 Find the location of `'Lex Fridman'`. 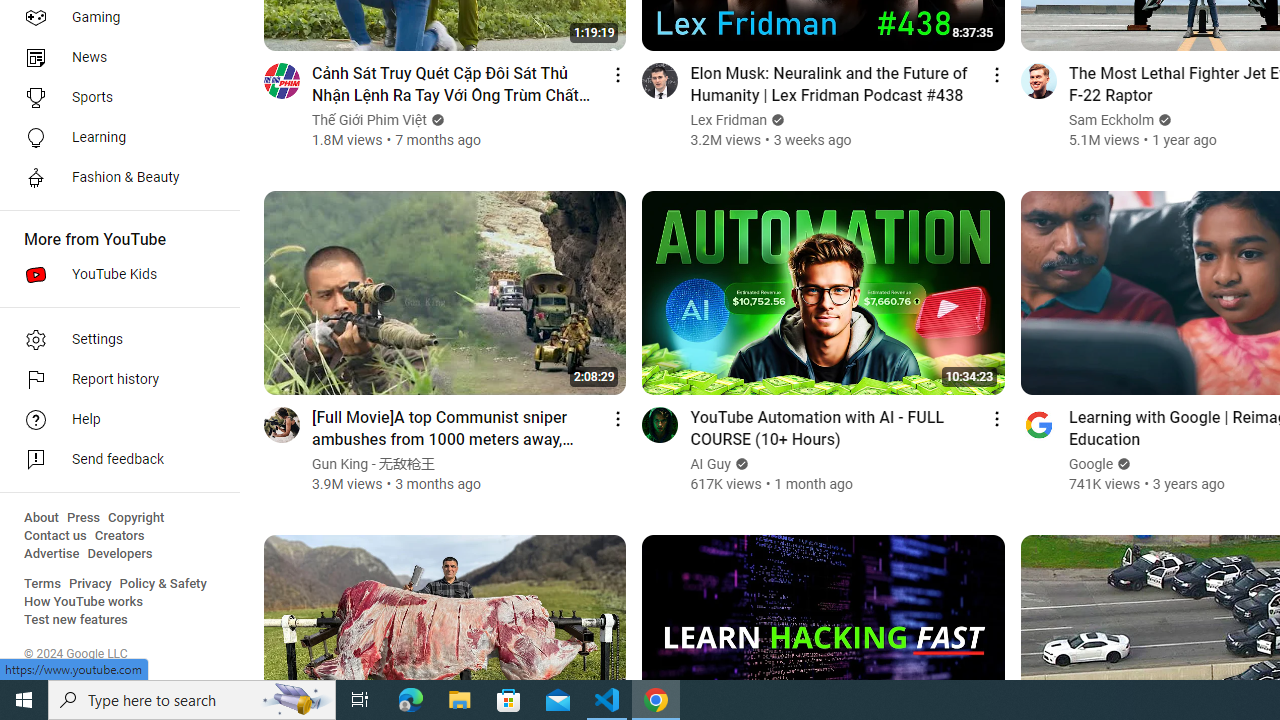

'Lex Fridman' is located at coordinates (728, 120).